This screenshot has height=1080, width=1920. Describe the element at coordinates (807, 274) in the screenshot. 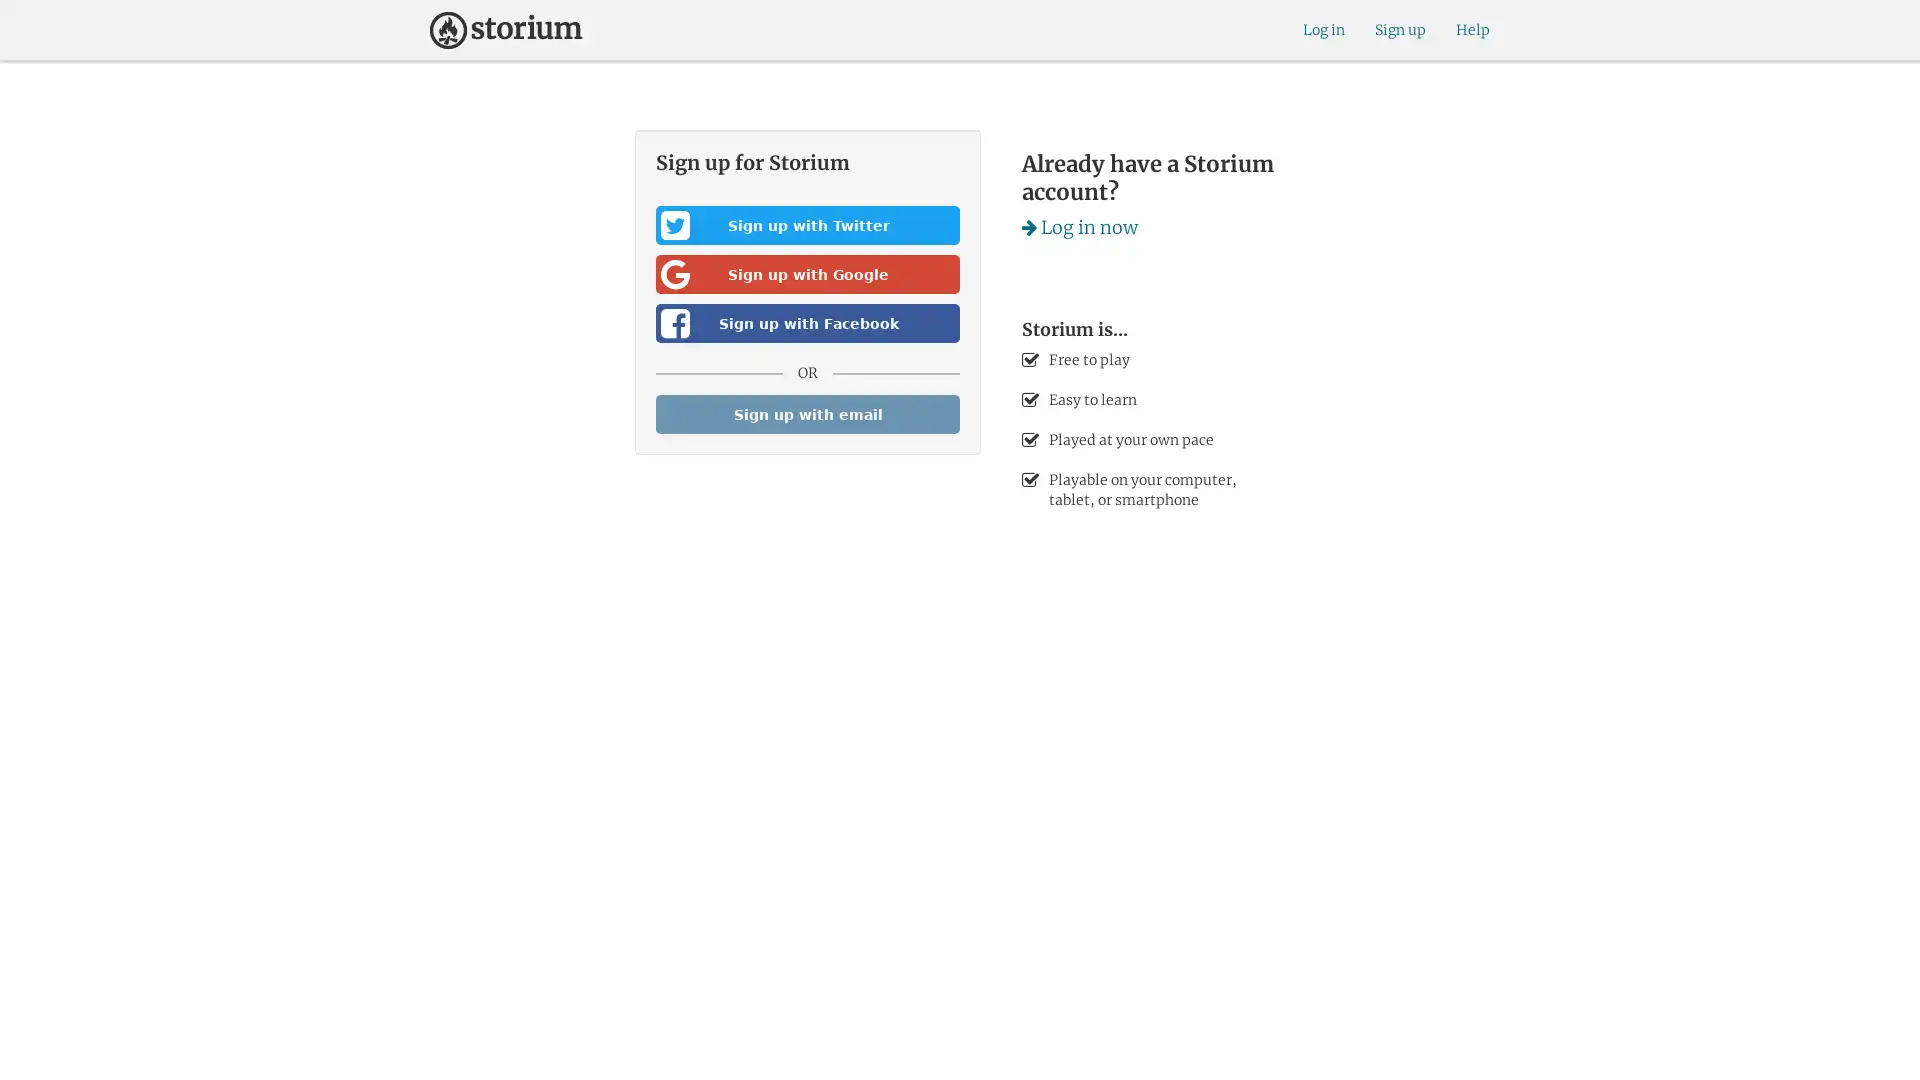

I see `Sign up with Google` at that location.